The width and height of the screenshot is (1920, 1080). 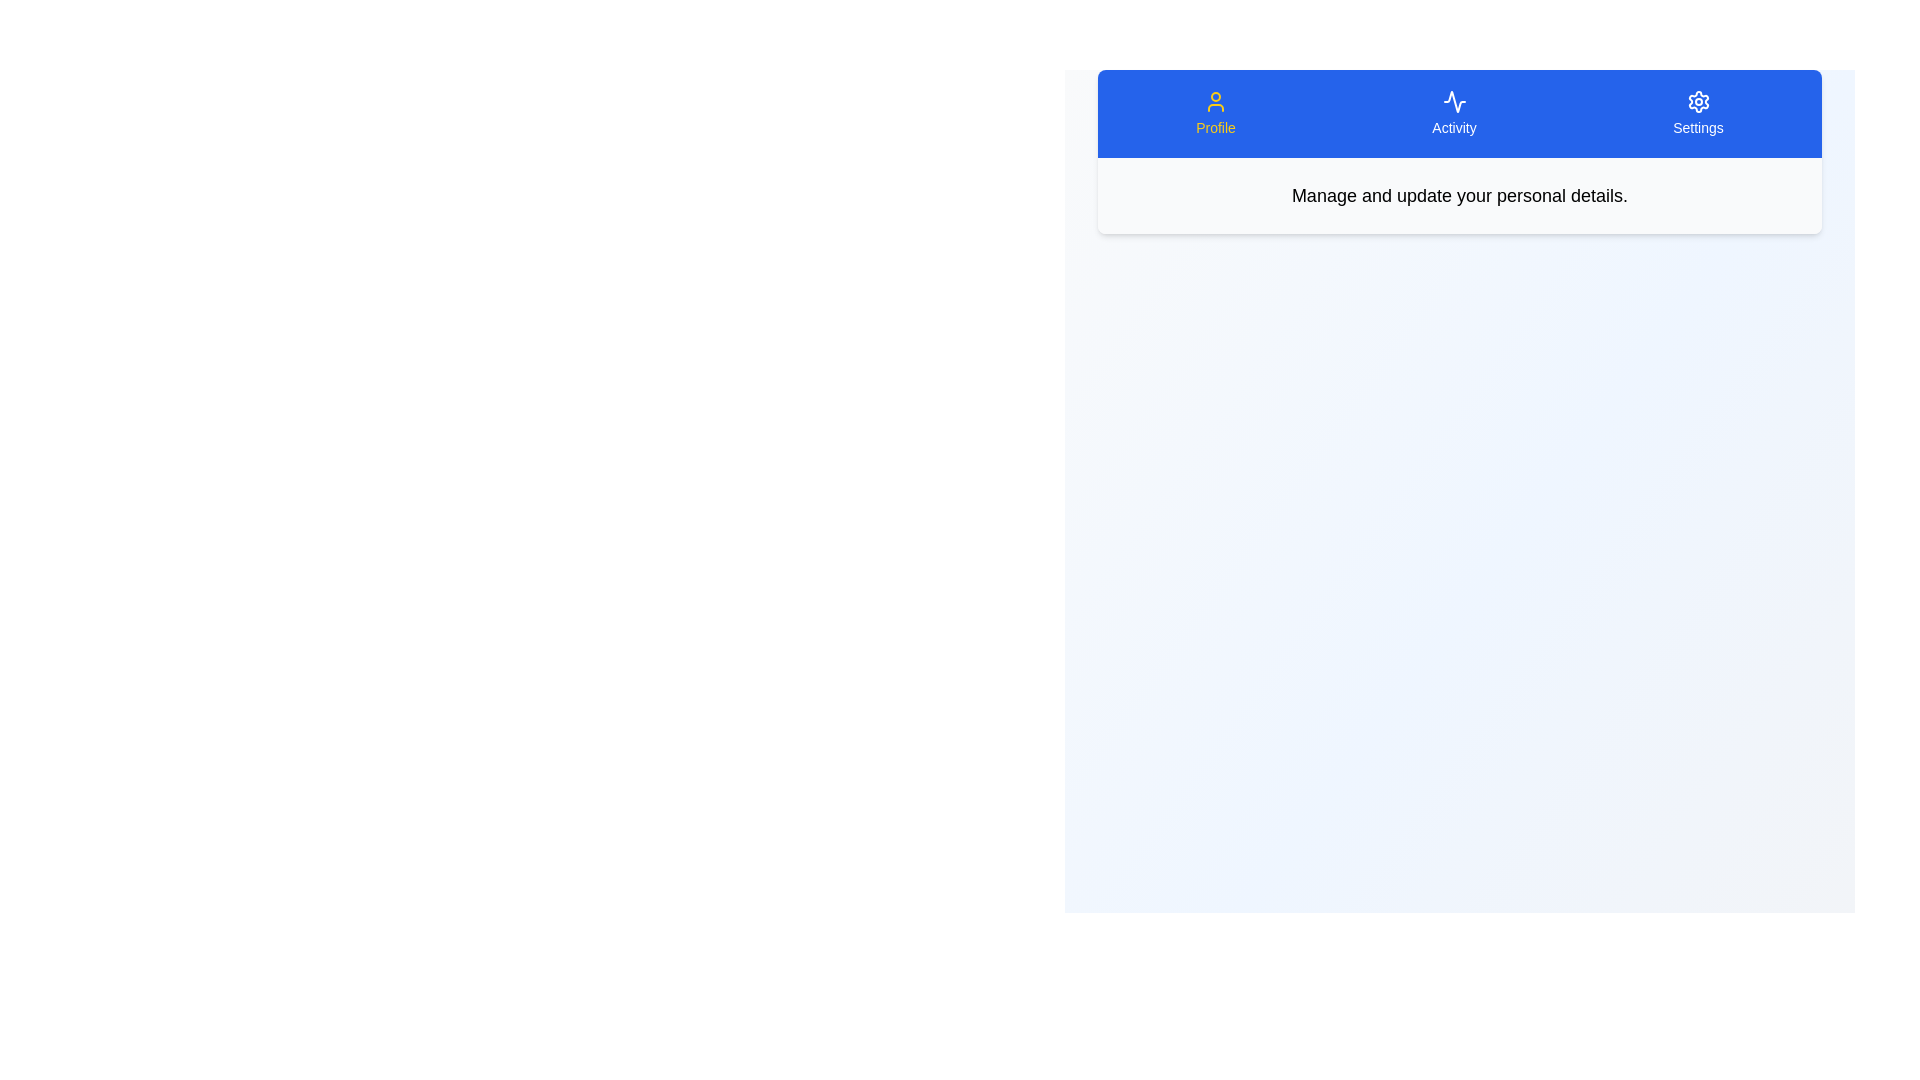 What do you see at coordinates (1697, 114) in the screenshot?
I see `the tab labeled Settings` at bounding box center [1697, 114].